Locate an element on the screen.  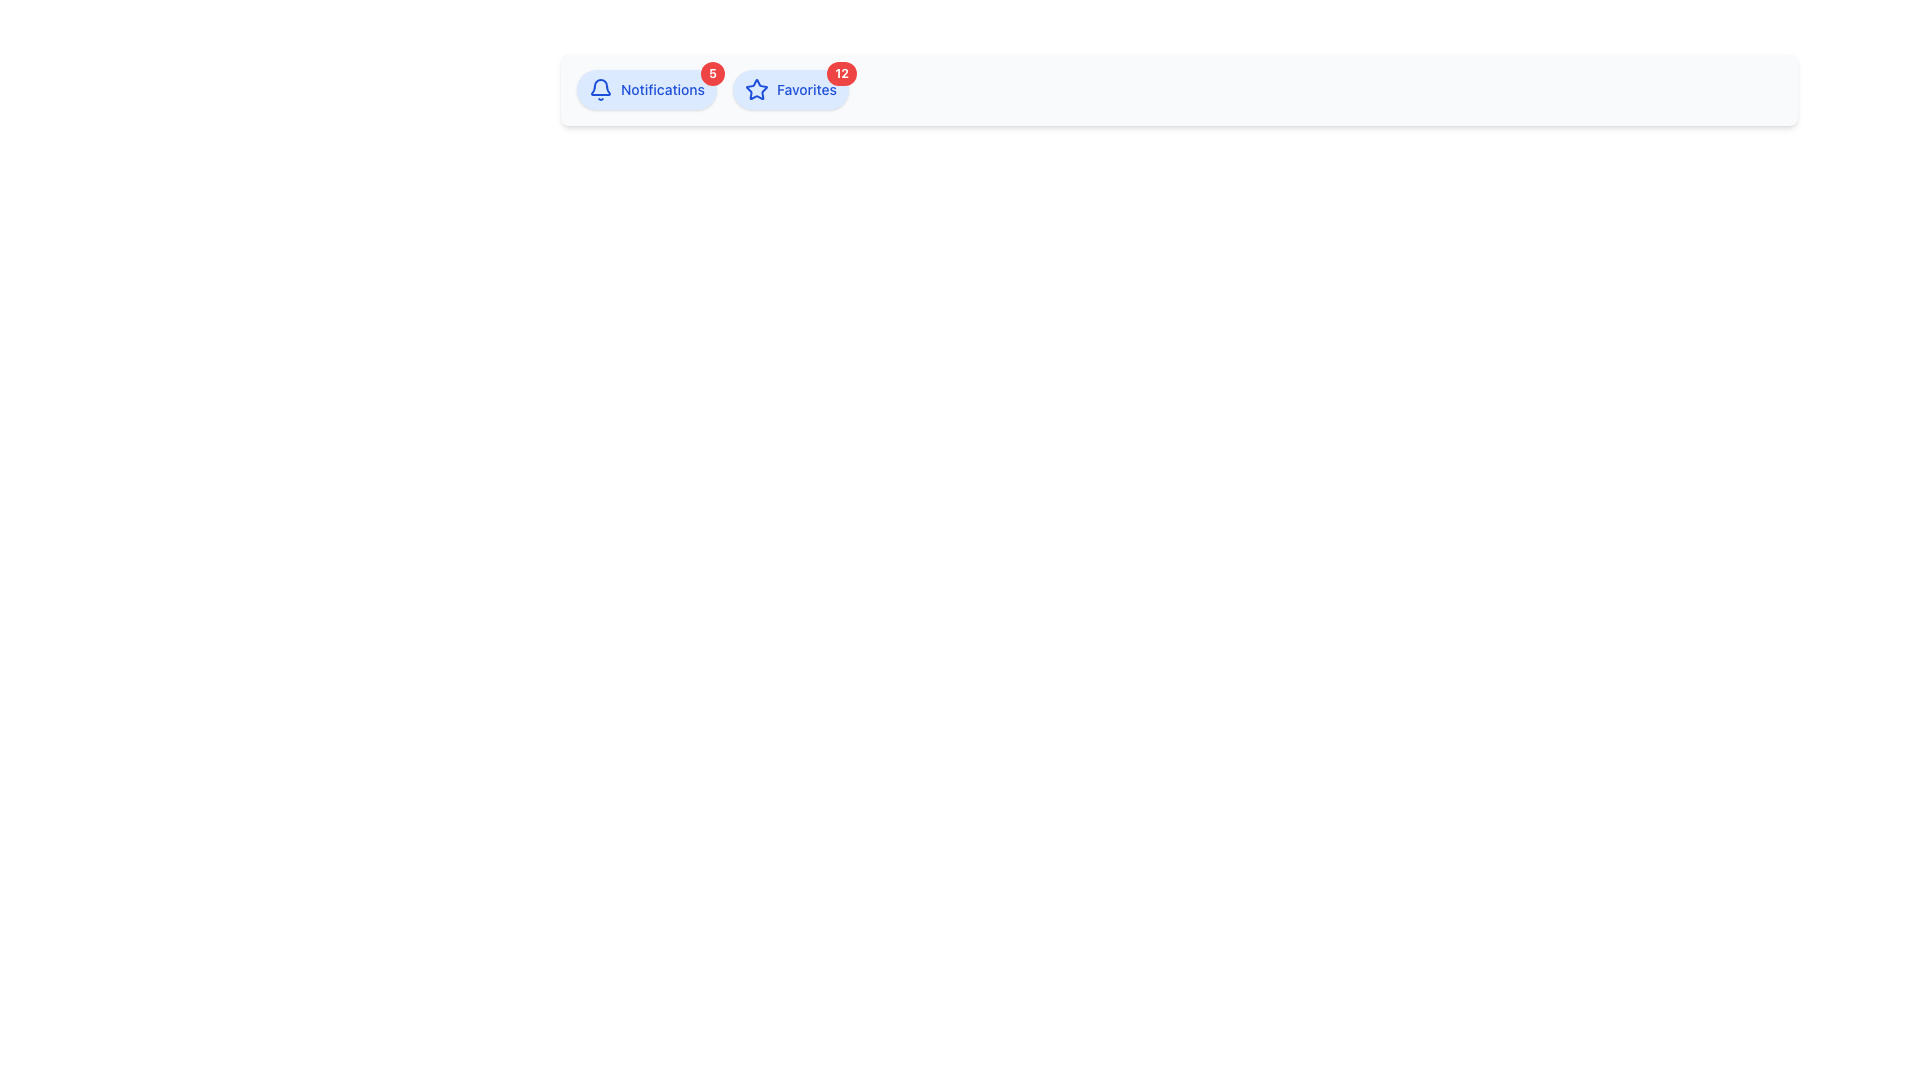
the star icon located to the right of the Notifications button, which indicates favorites or important items is located at coordinates (756, 88).